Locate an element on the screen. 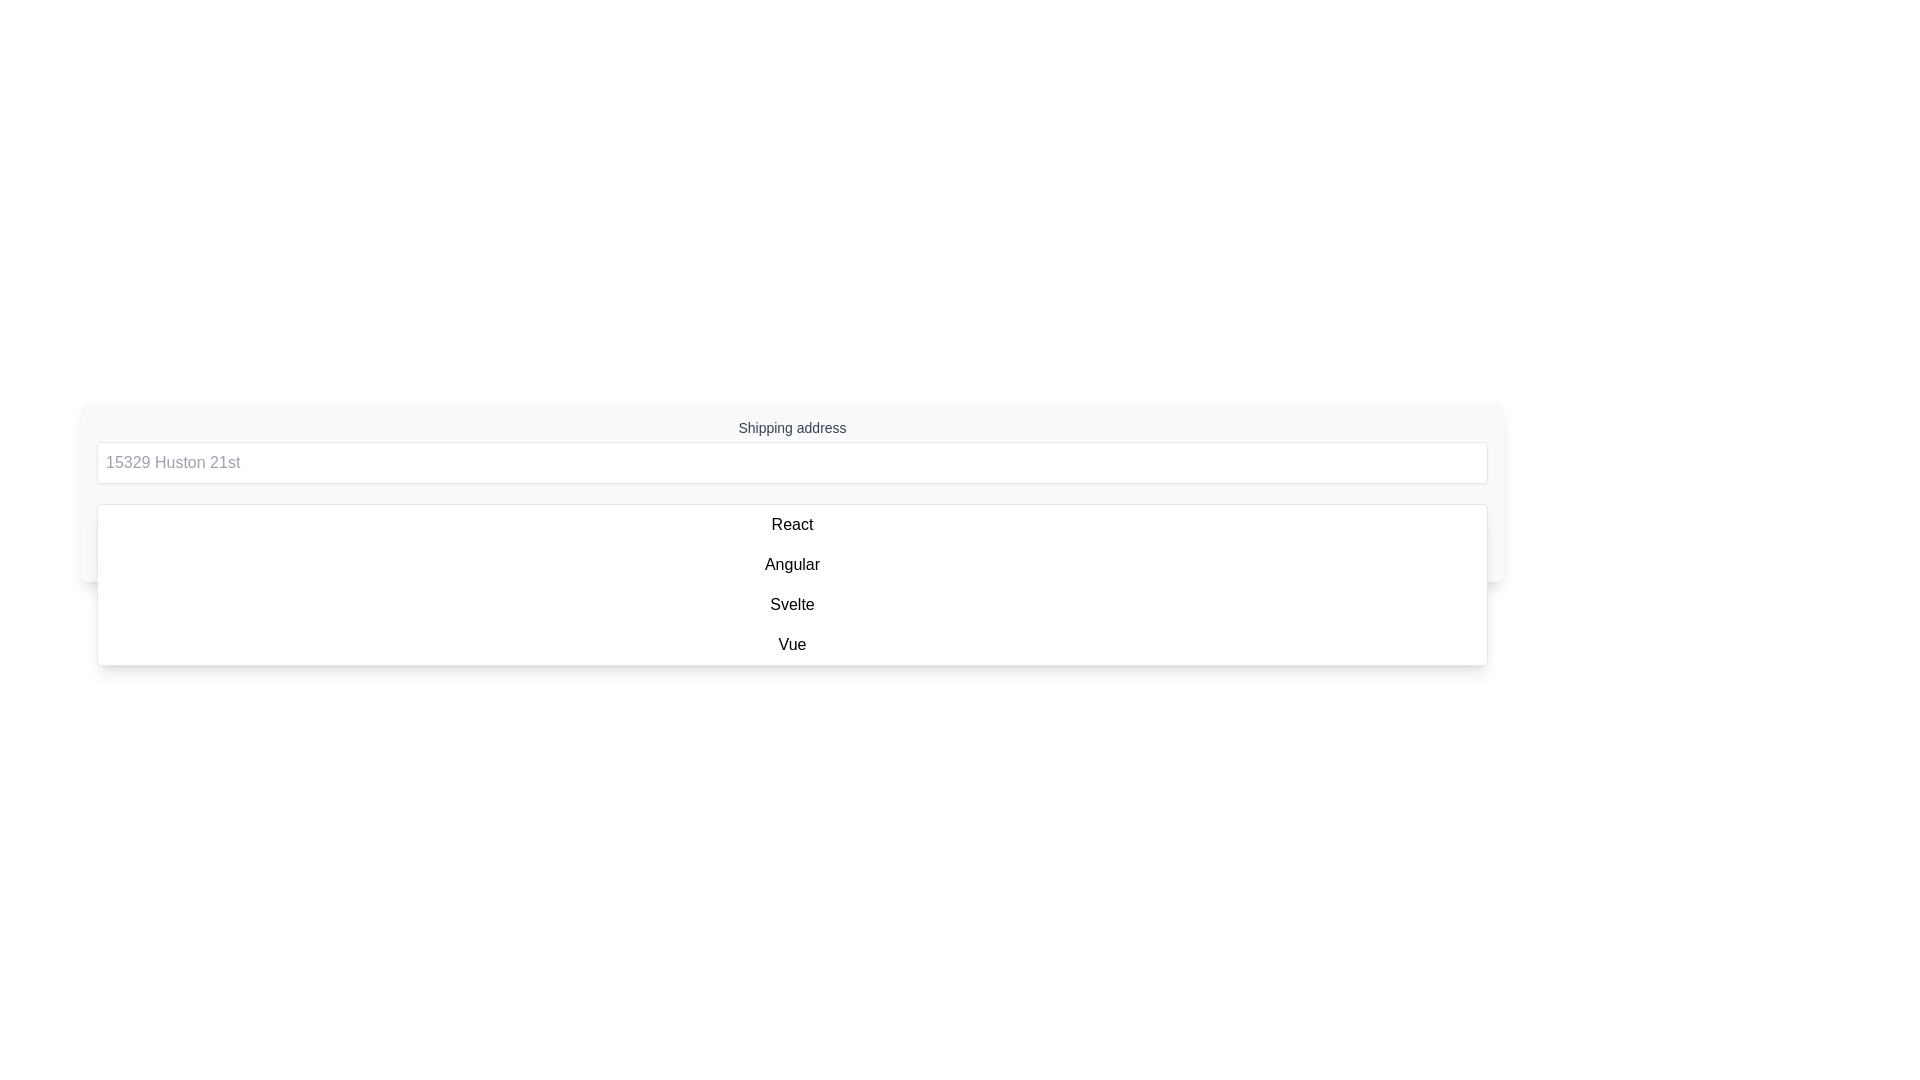 The width and height of the screenshot is (1920, 1080). the dropdown menu that allows users to select their favorite library or framework, located below the 'Shipping address' section is located at coordinates (791, 531).